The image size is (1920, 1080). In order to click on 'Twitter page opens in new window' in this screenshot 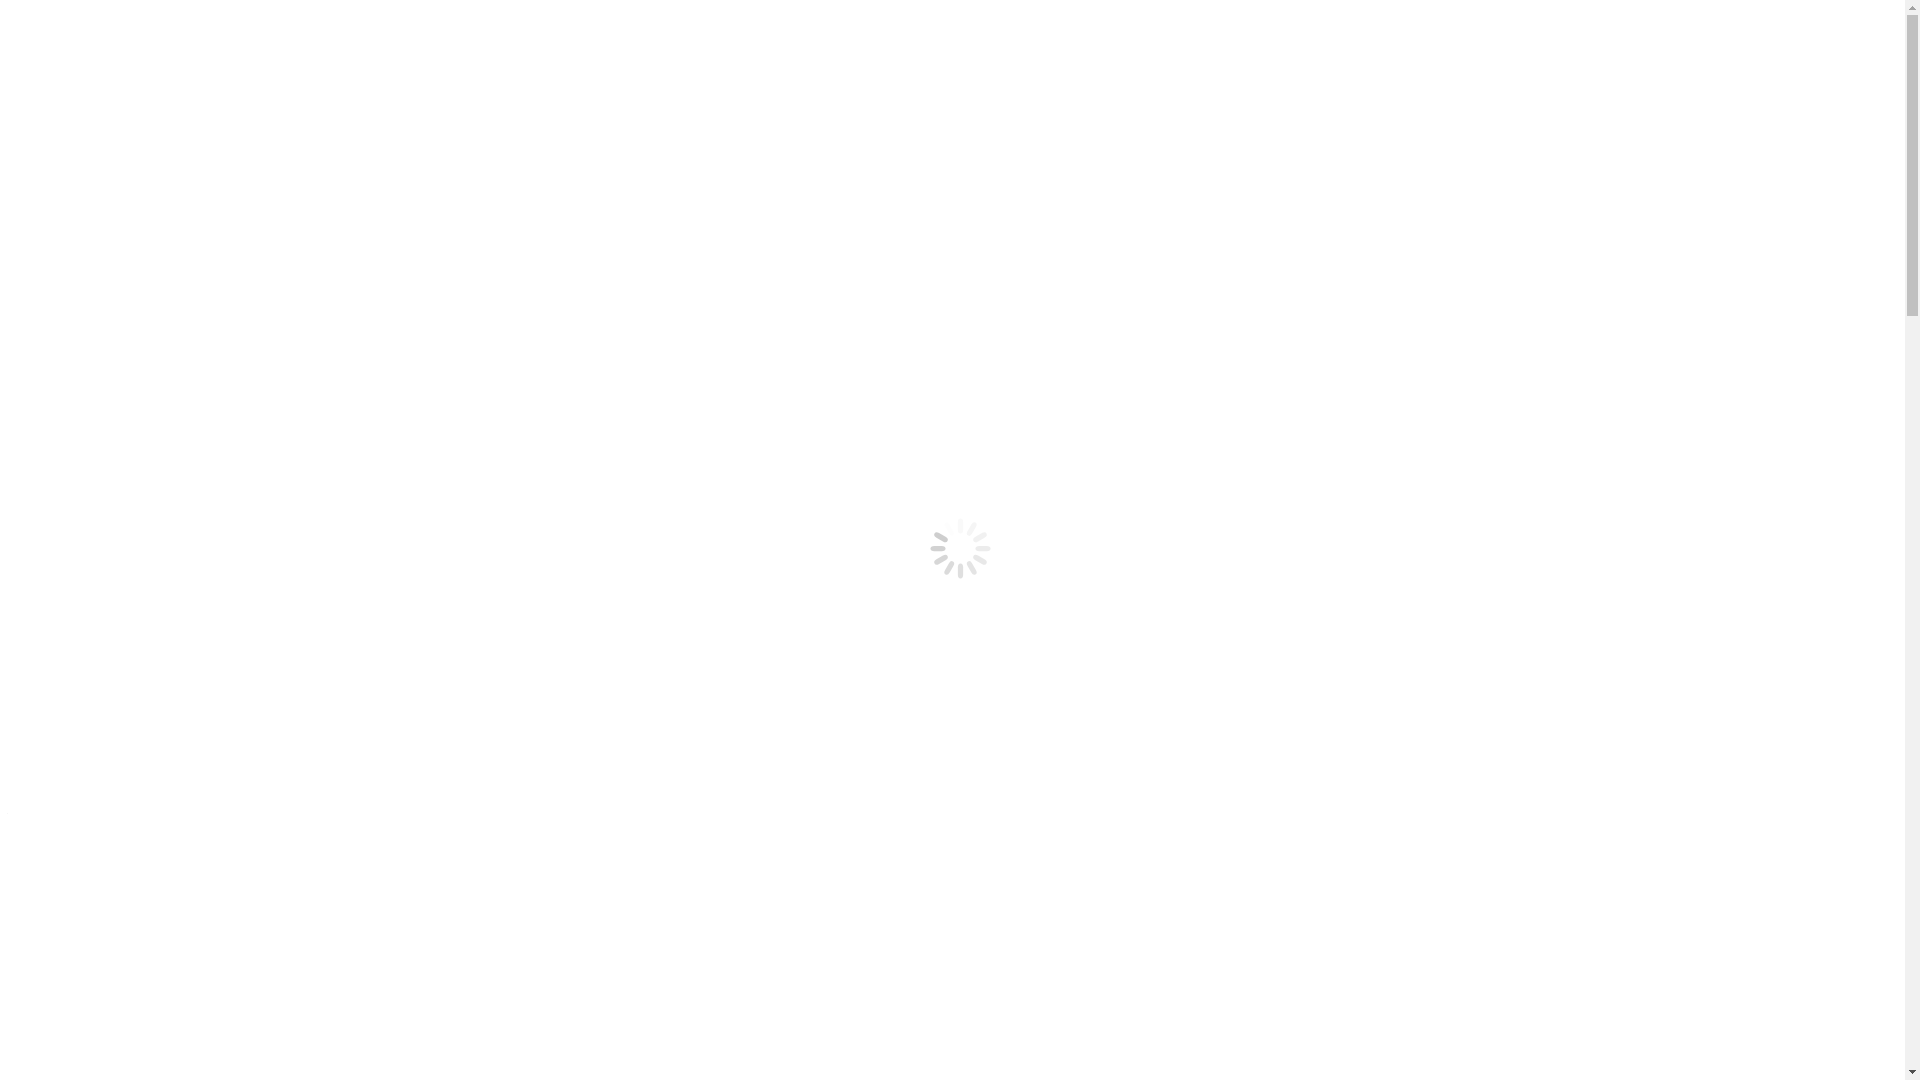, I will do `click(360, 106)`.